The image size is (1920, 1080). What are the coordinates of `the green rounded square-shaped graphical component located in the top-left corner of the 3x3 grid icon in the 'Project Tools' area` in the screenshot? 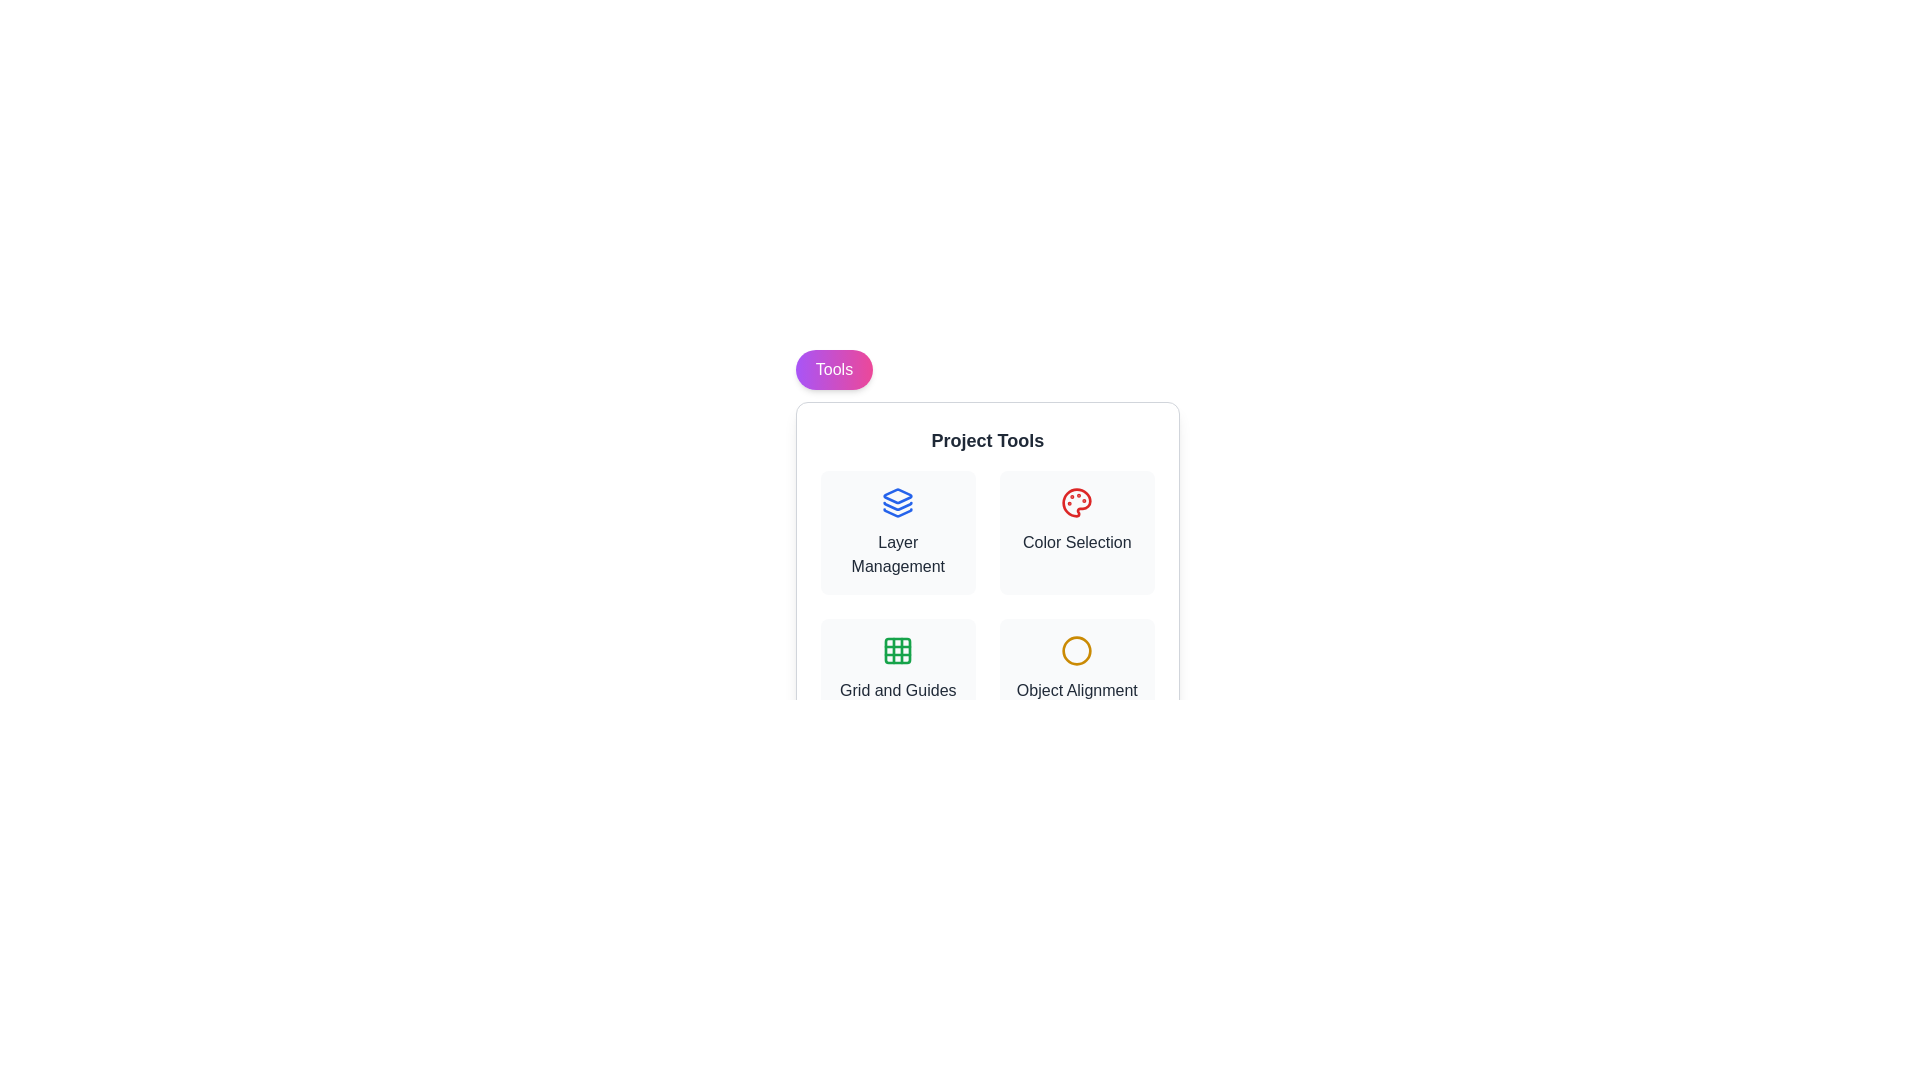 It's located at (897, 651).